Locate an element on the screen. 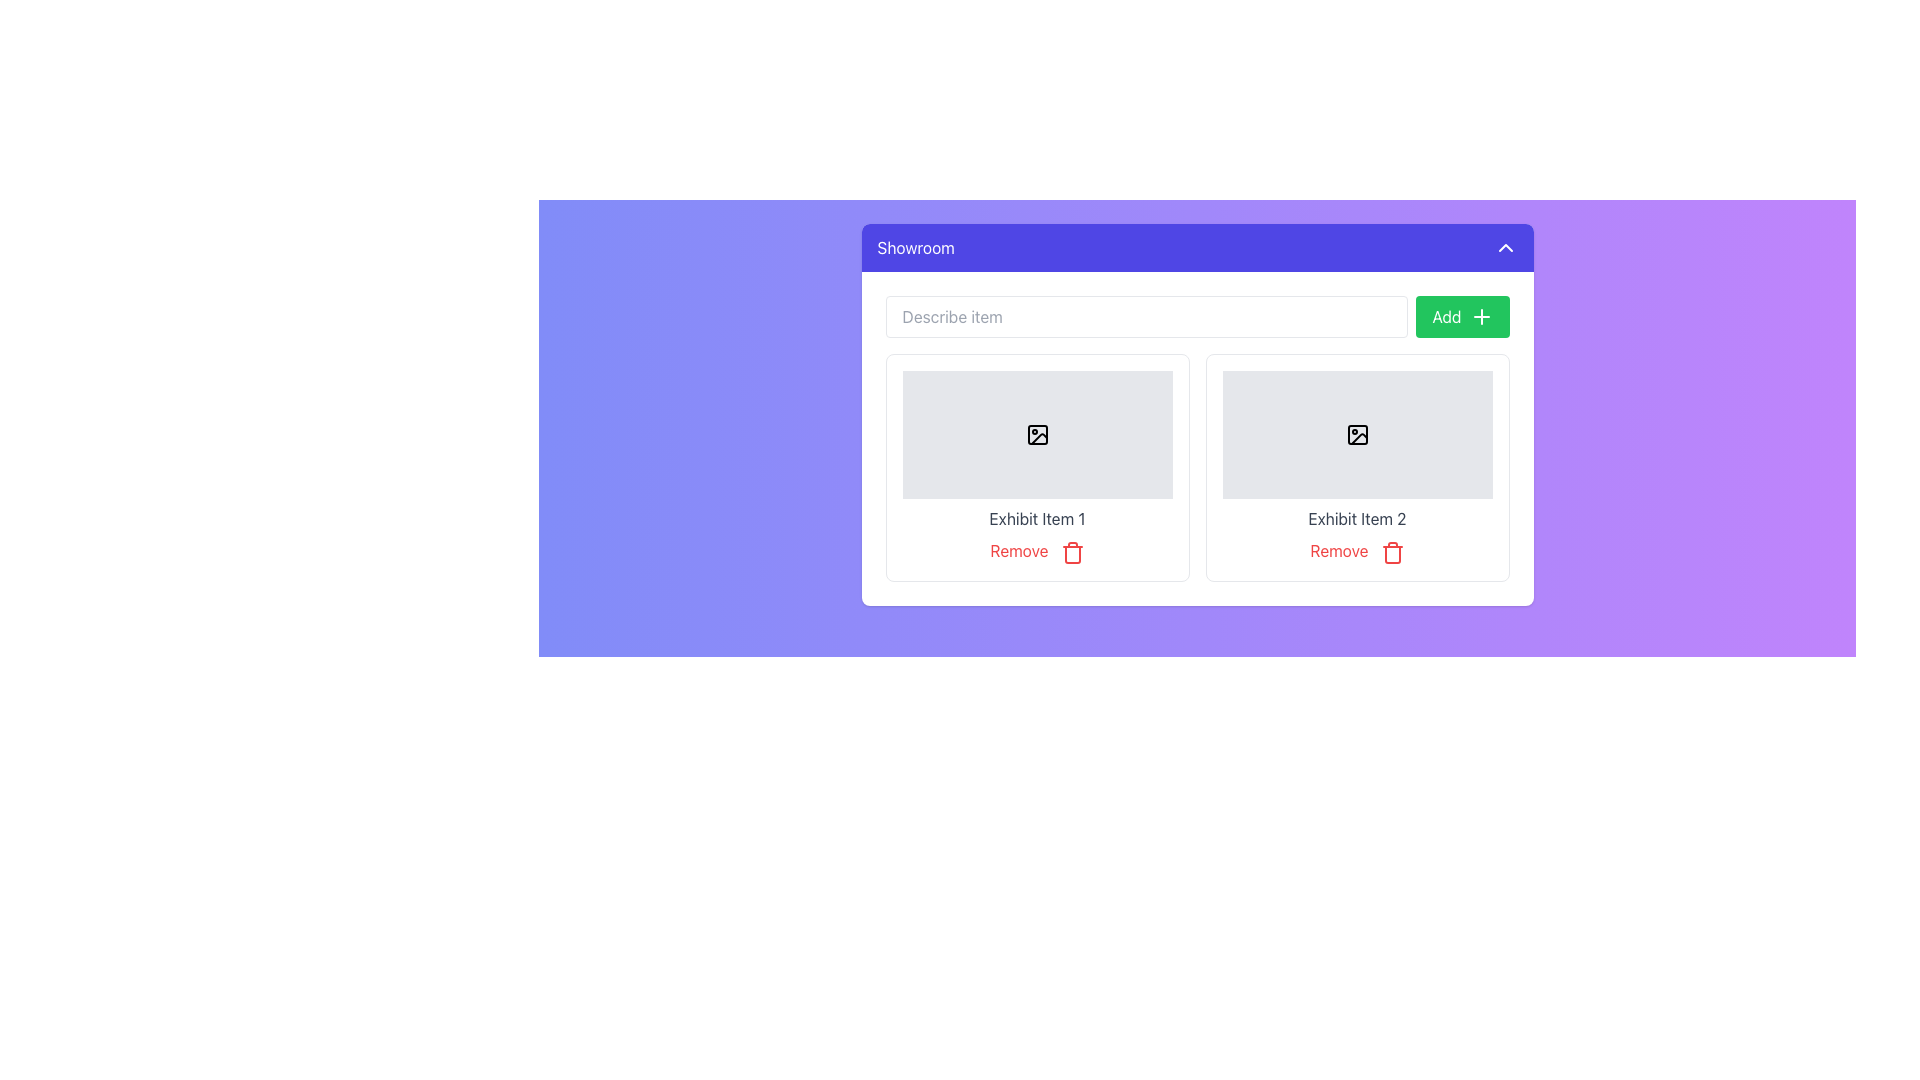 This screenshot has width=1920, height=1080. the image placeholder icon located at the center of Exhibit Item 2, which represents an image placeholder or a failed image load is located at coordinates (1358, 438).